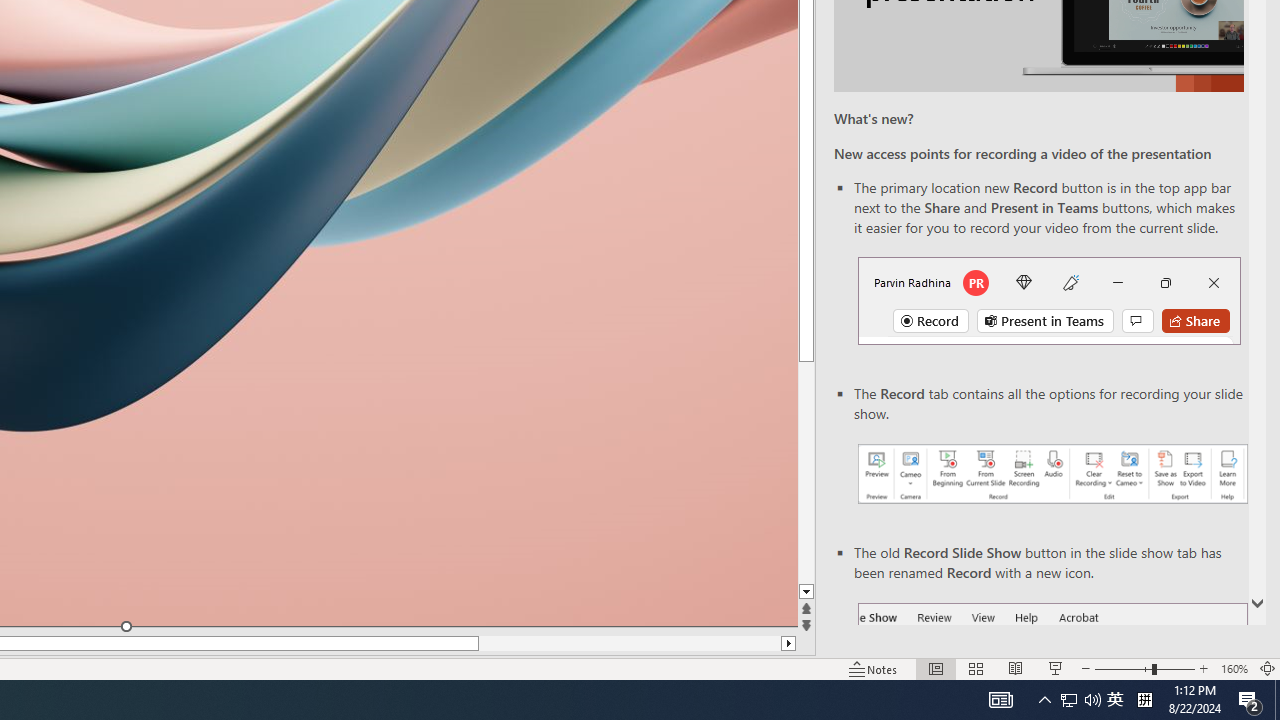 This screenshot has width=1280, height=720. I want to click on 'Zoom Out', so click(1123, 669).